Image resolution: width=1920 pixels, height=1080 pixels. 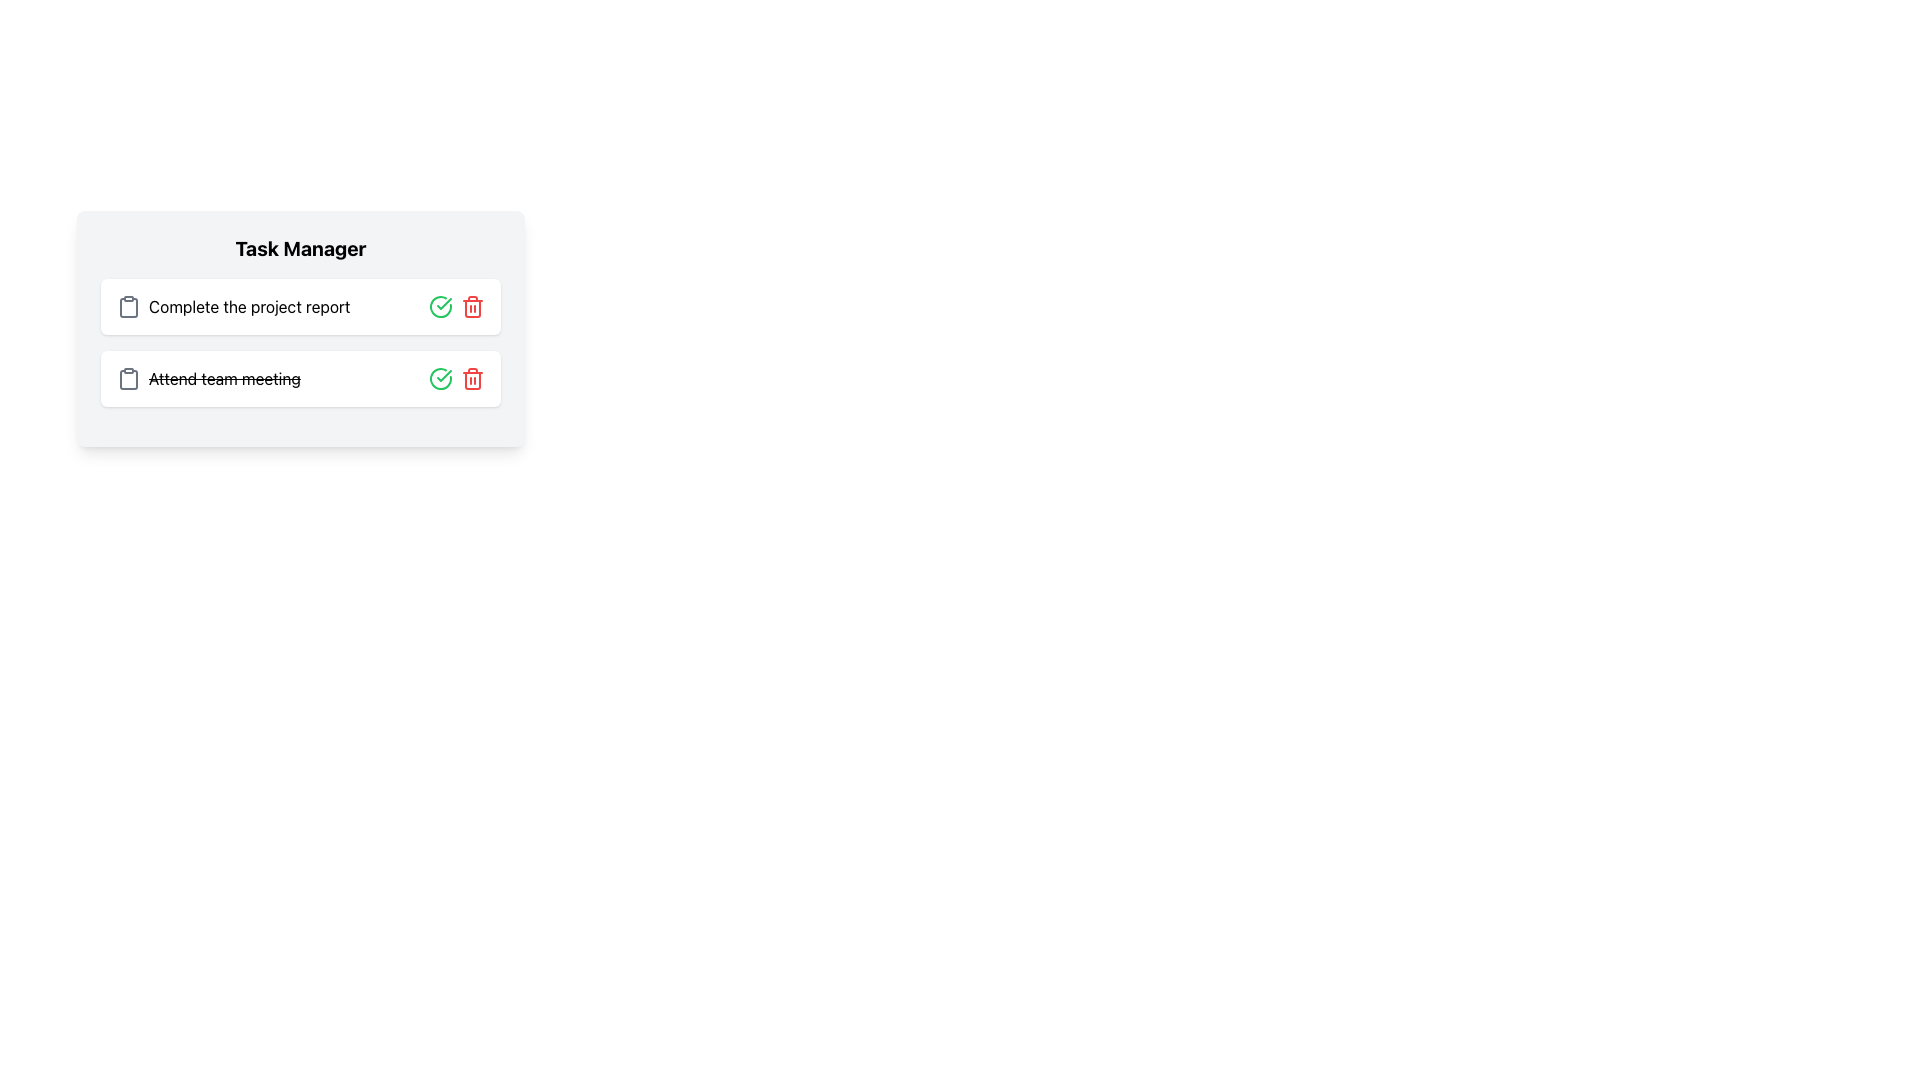 What do you see at coordinates (224, 378) in the screenshot?
I see `the text label reading 'Attend team meeting' which is styled with a line-through effect, indicating it is marked as completed within the task management interface` at bounding box center [224, 378].